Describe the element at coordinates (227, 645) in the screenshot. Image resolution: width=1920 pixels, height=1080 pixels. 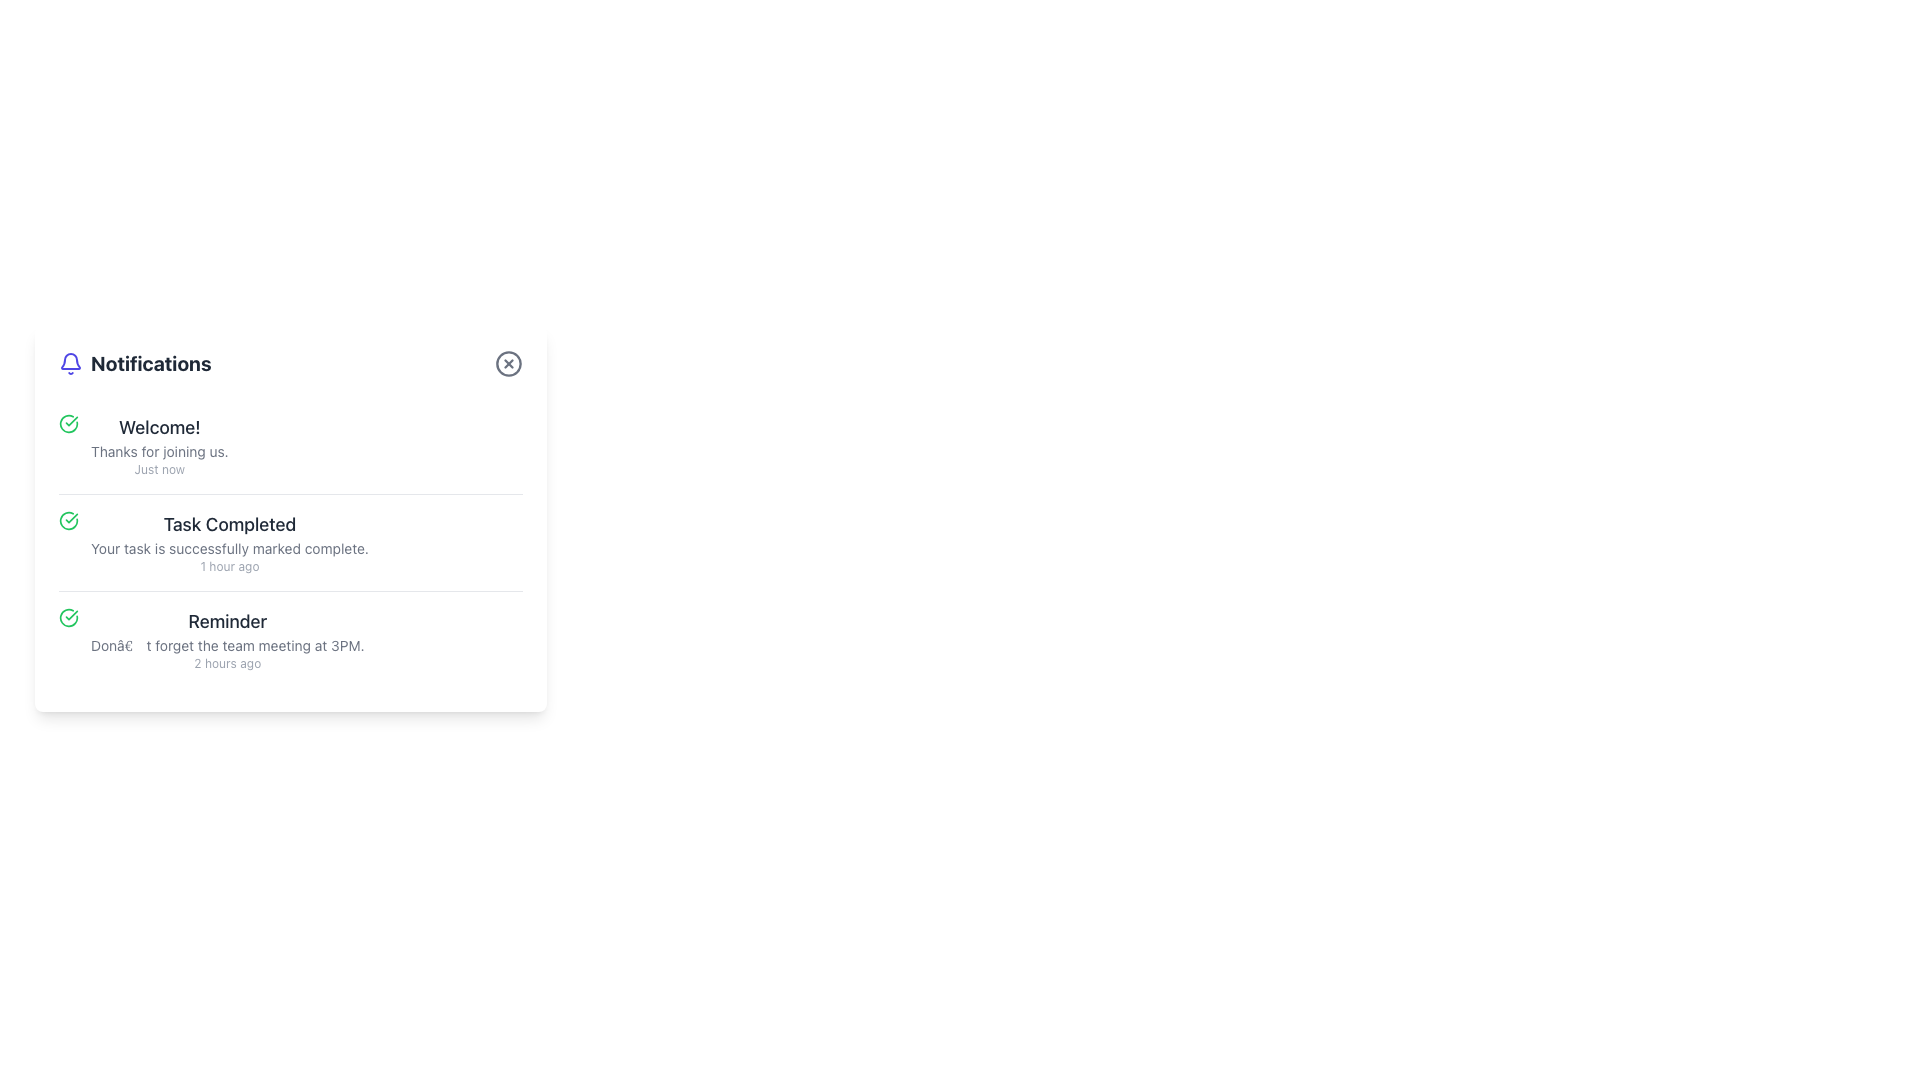
I see `the text label that informs the user about an upcoming team meeting scheduled for 3PM, located in the notification panel under the 'Reminder' heading` at that location.